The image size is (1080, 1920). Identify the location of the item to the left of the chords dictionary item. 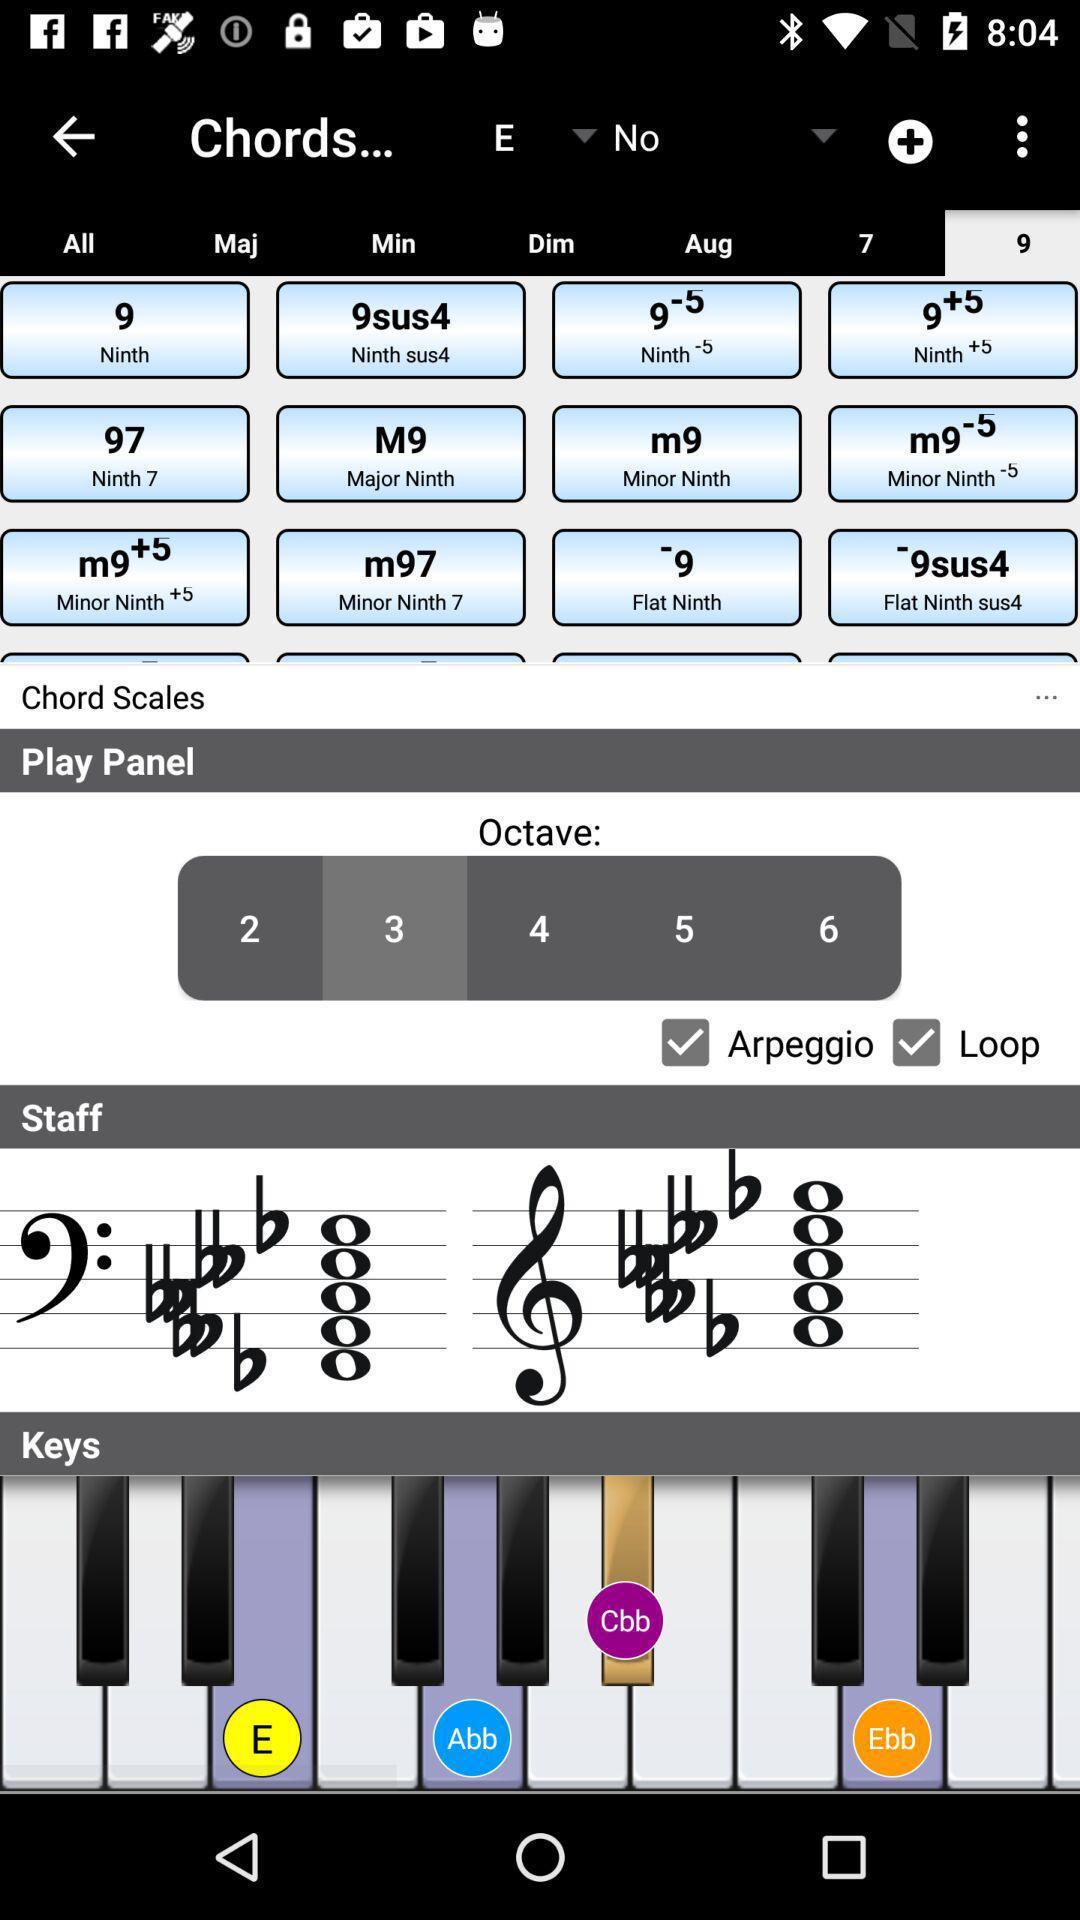
(72, 135).